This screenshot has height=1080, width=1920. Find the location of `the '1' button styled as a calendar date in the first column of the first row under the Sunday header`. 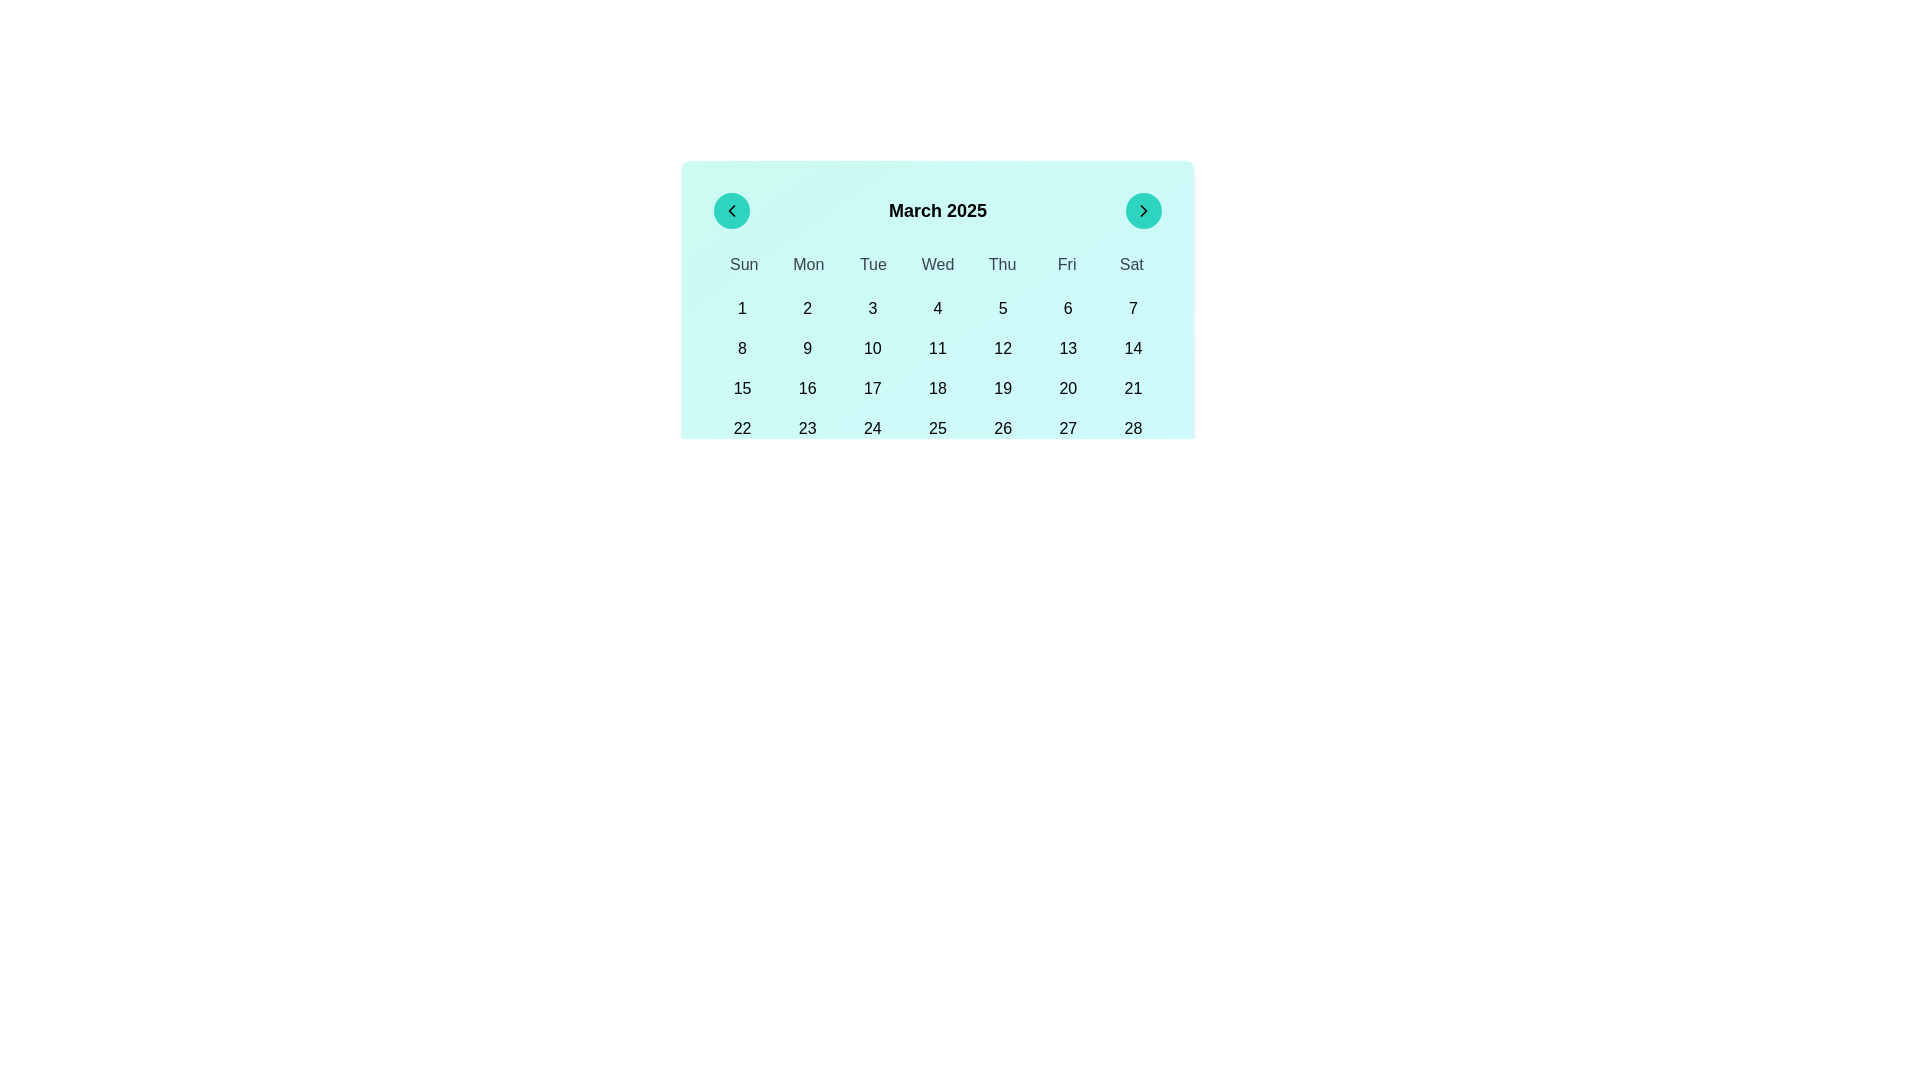

the '1' button styled as a calendar date in the first column of the first row under the Sunday header is located at coordinates (741, 308).